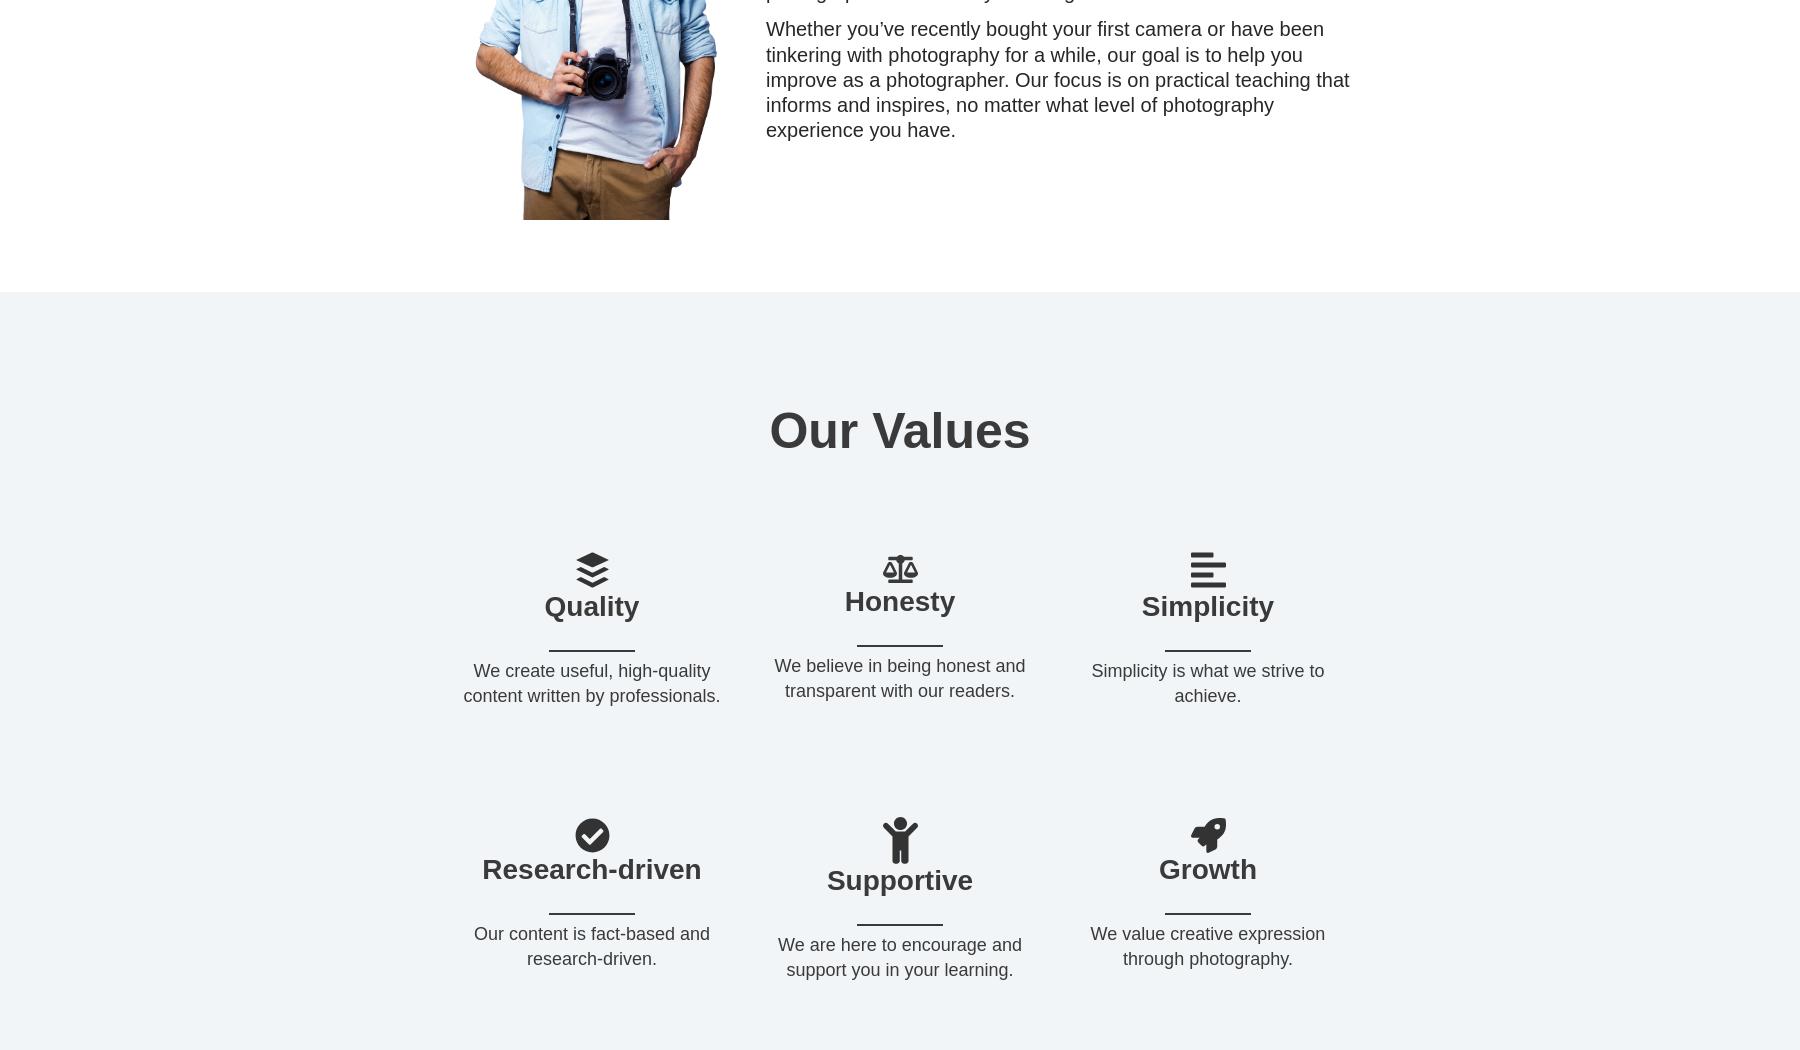 The width and height of the screenshot is (1800, 1050). I want to click on 'We are here to encourage and support you in your learning.', so click(776, 955).